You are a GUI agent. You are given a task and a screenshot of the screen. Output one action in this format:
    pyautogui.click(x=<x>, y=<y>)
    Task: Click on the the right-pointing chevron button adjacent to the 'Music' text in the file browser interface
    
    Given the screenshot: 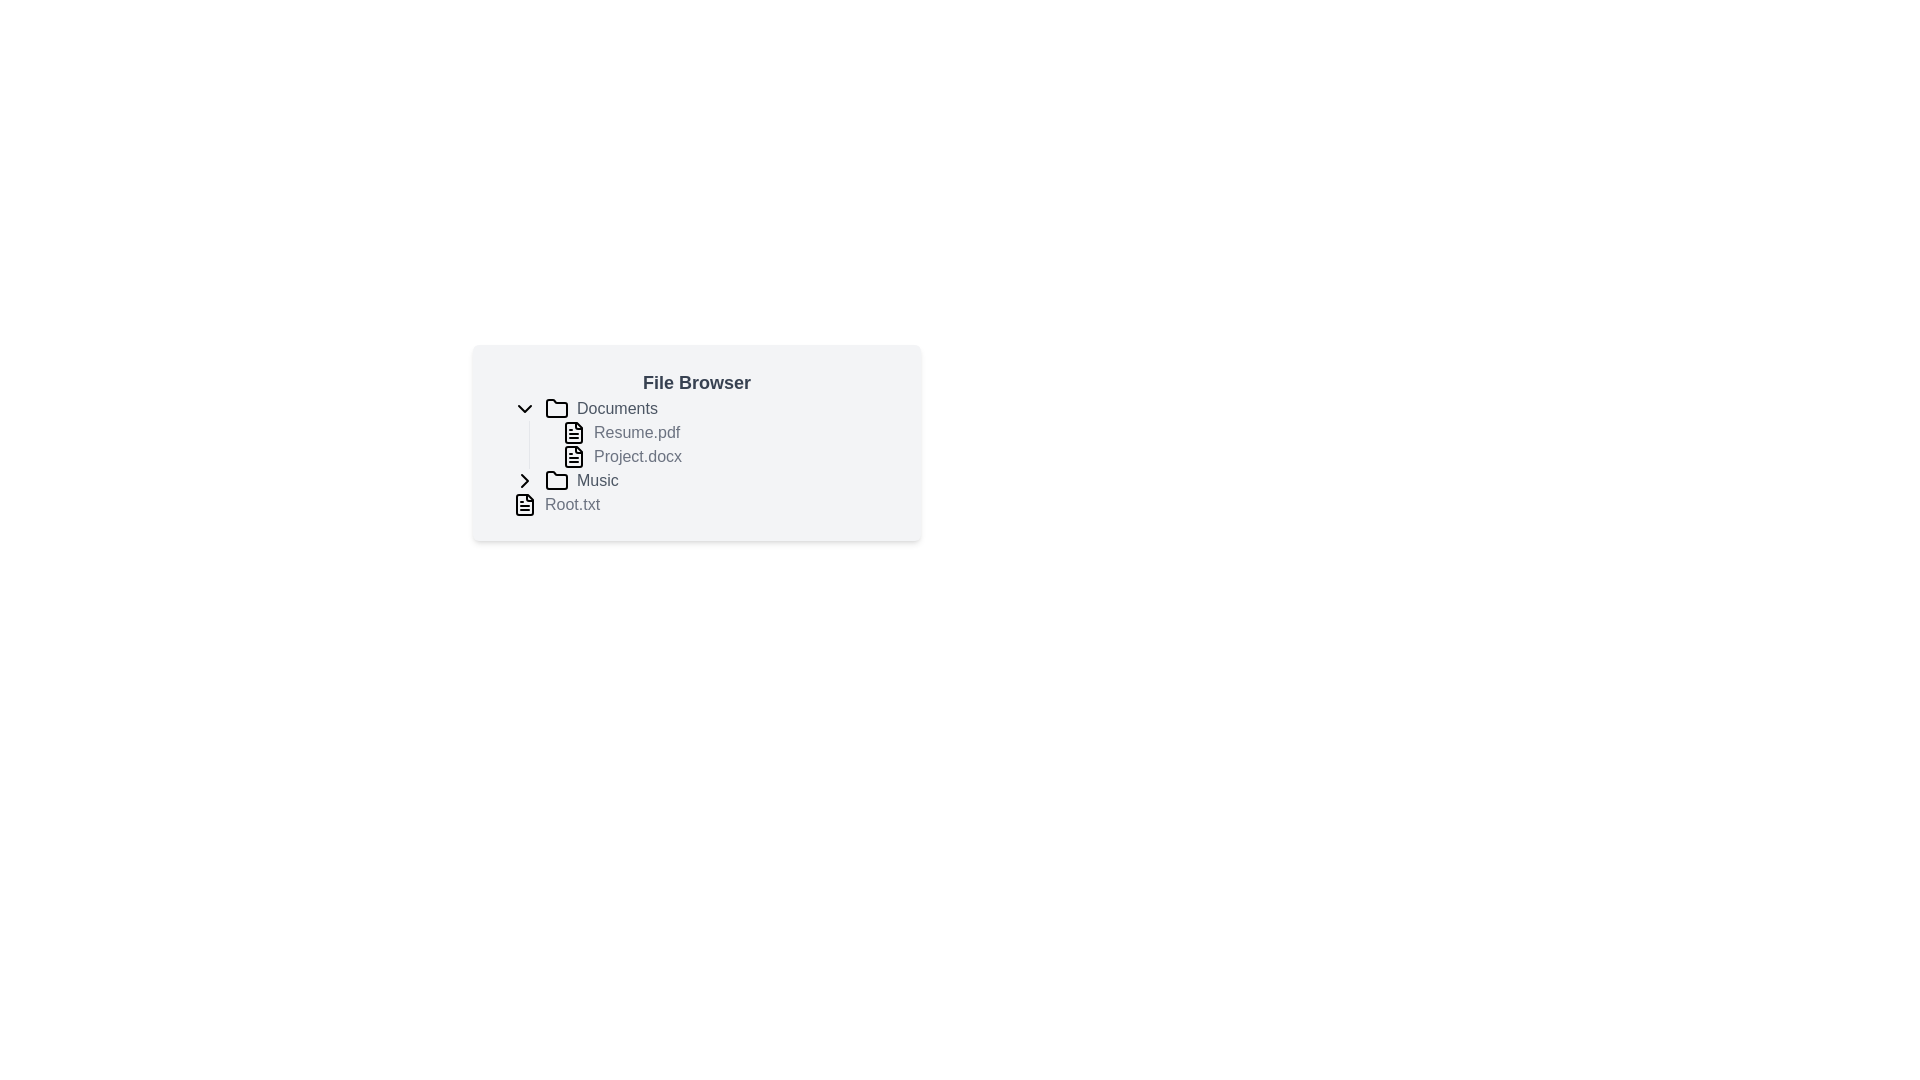 What is the action you would take?
    pyautogui.click(x=524, y=481)
    